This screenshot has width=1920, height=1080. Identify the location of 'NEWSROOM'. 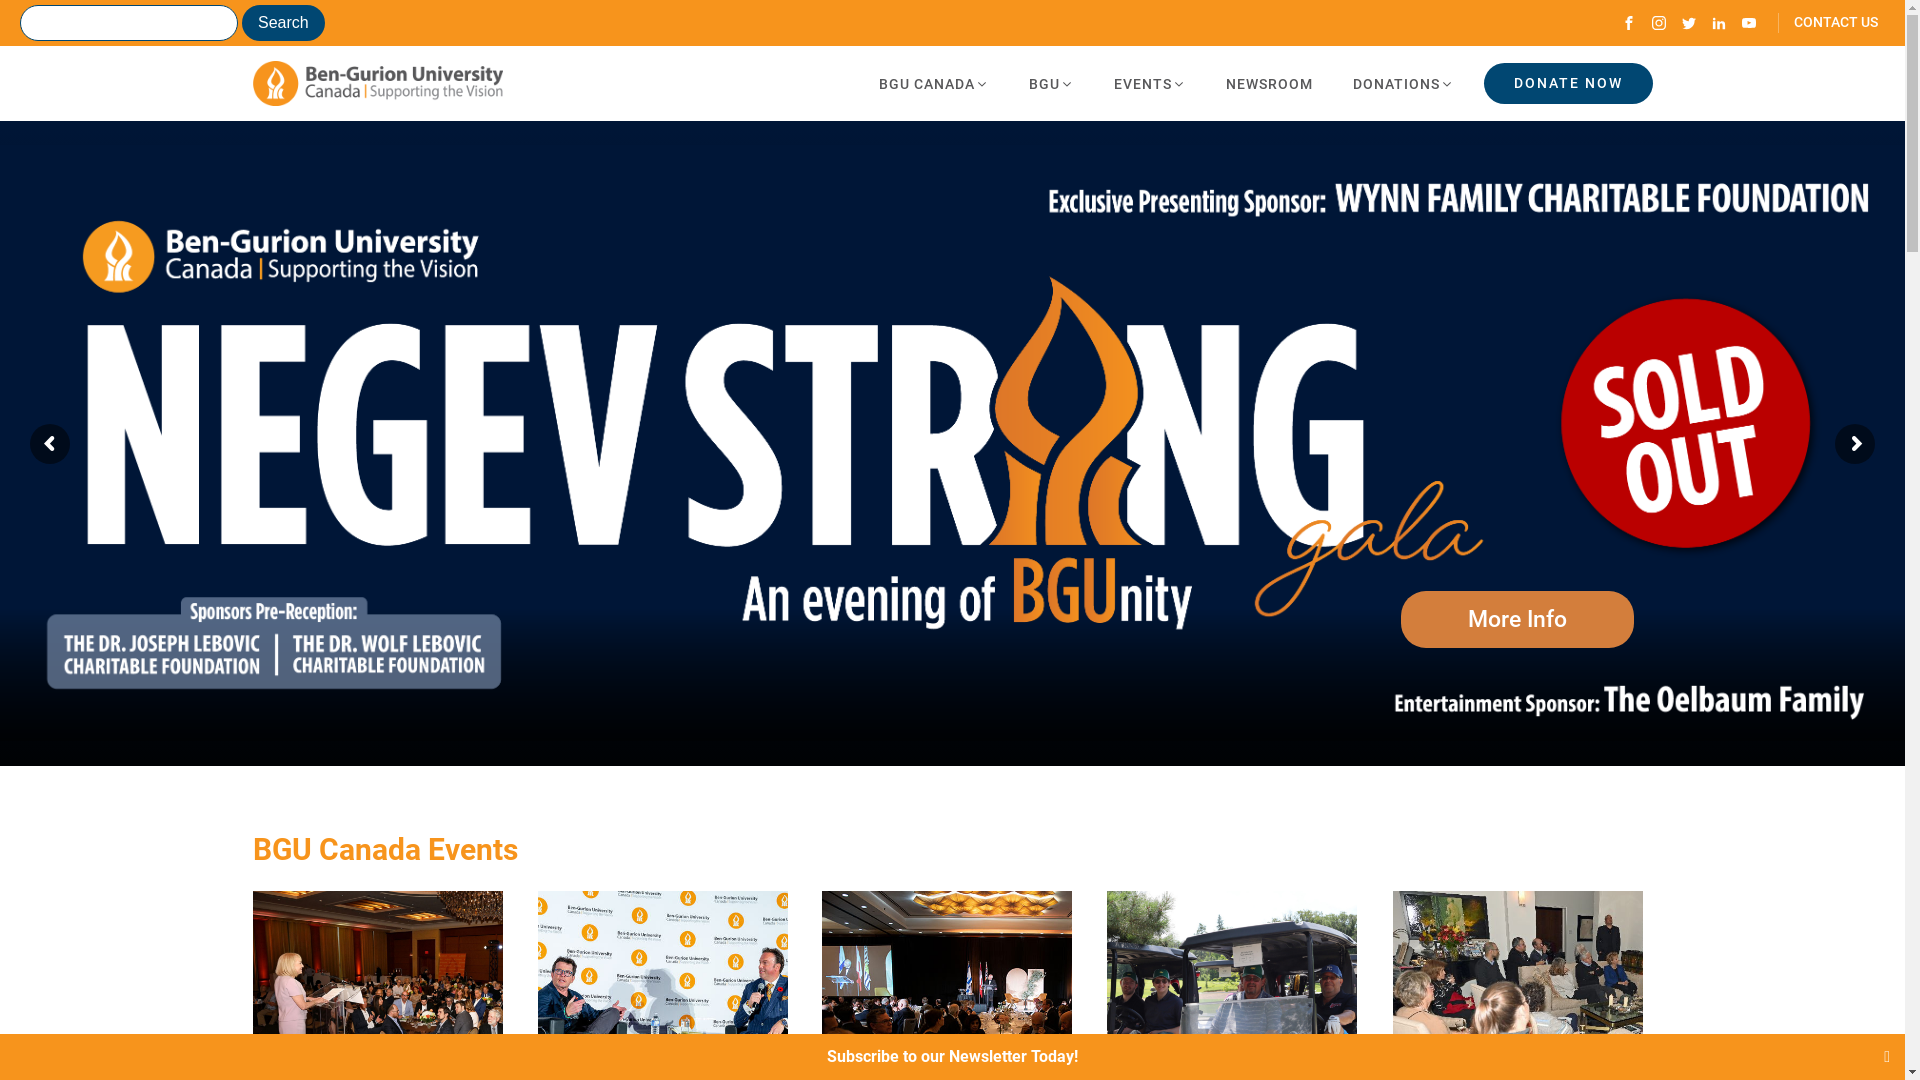
(1268, 83).